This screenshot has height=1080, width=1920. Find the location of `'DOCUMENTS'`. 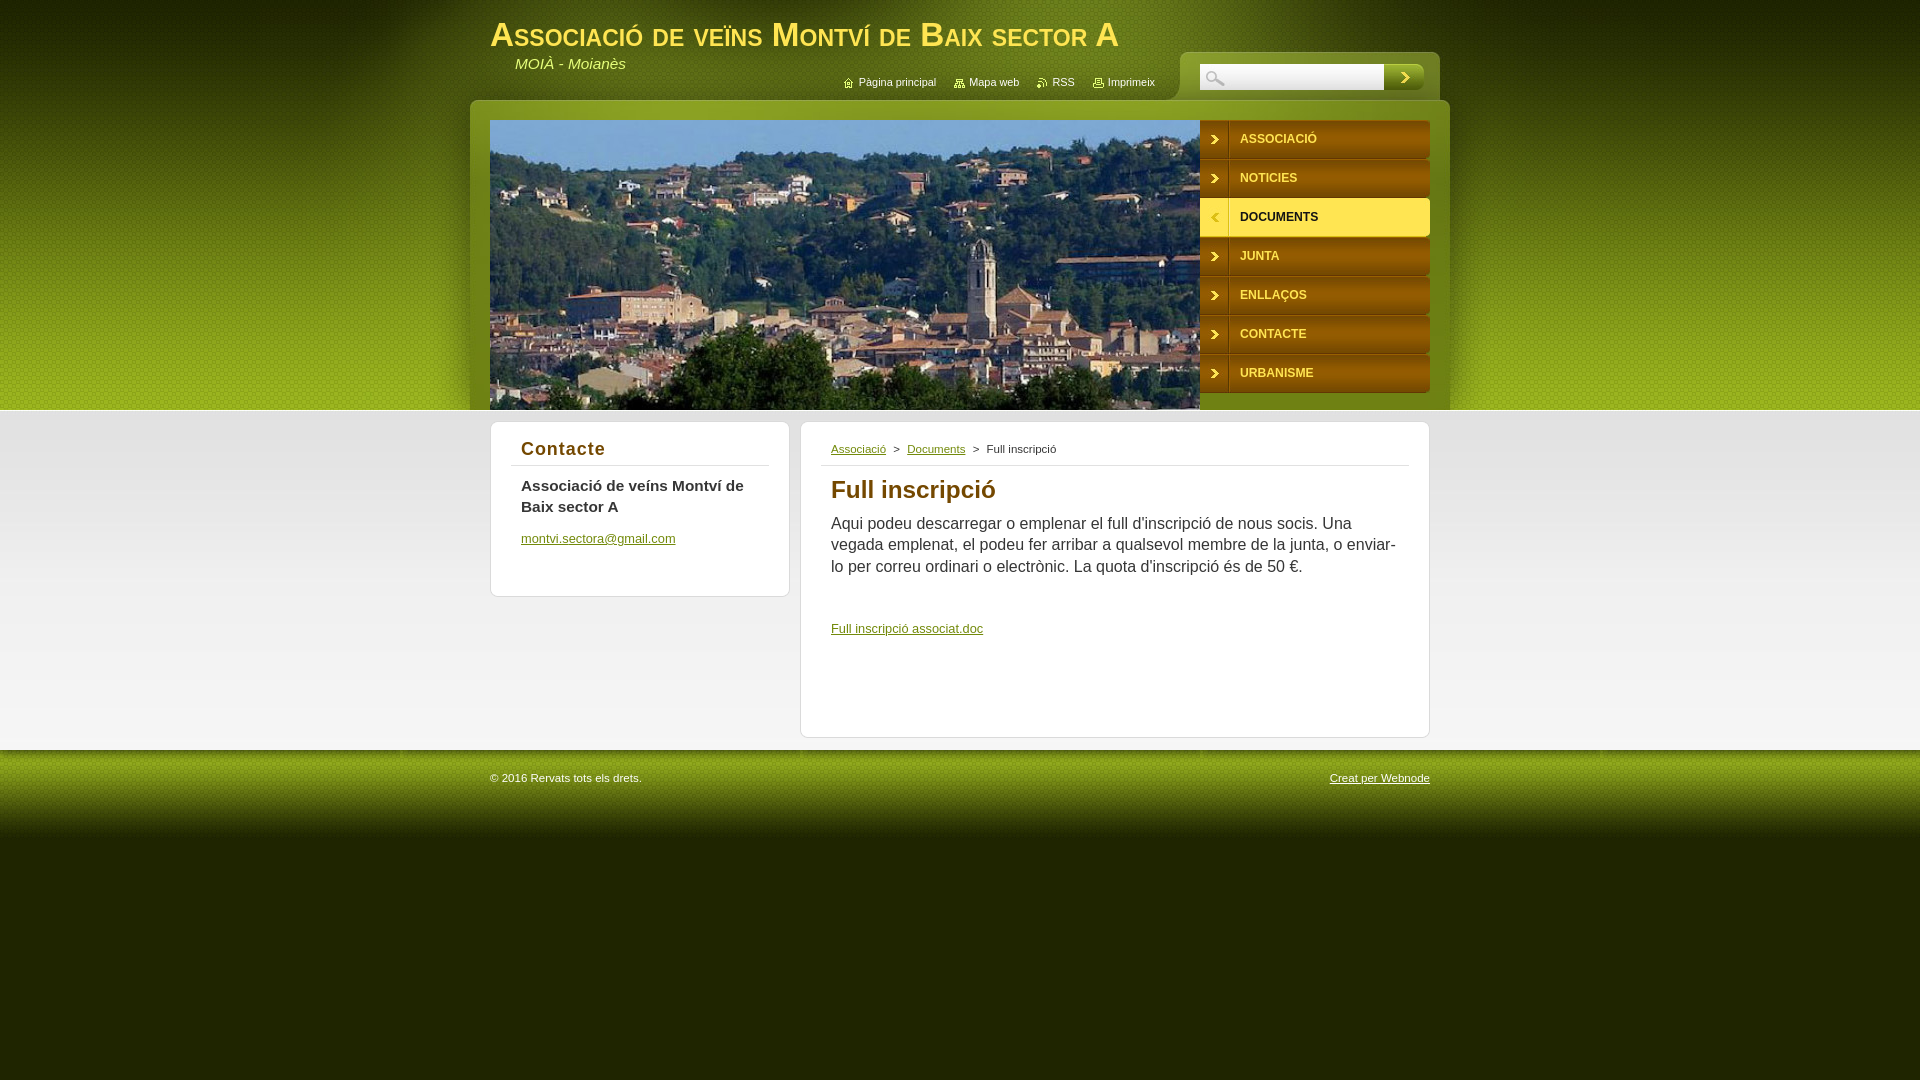

'DOCUMENTS' is located at coordinates (1315, 217).